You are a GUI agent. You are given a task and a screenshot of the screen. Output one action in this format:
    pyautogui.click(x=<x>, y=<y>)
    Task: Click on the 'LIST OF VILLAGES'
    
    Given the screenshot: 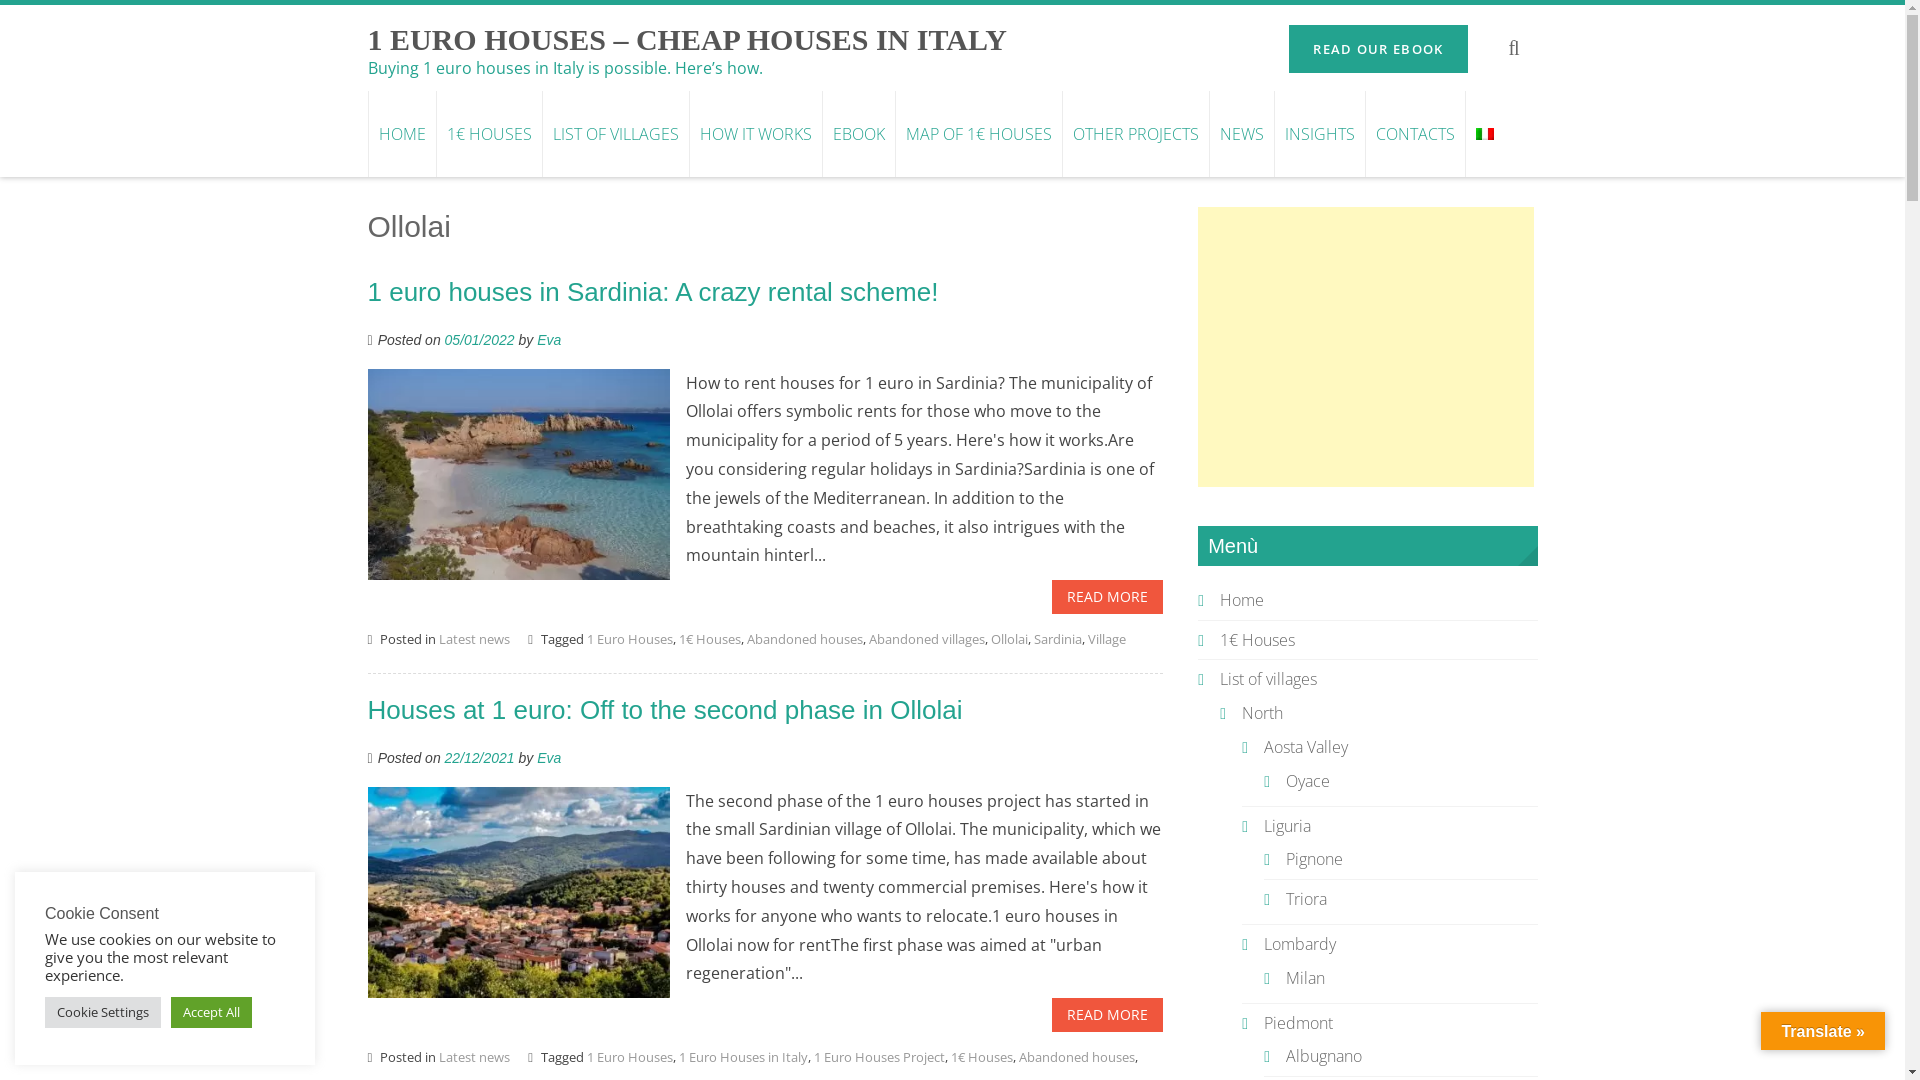 What is the action you would take?
    pyautogui.click(x=614, y=134)
    